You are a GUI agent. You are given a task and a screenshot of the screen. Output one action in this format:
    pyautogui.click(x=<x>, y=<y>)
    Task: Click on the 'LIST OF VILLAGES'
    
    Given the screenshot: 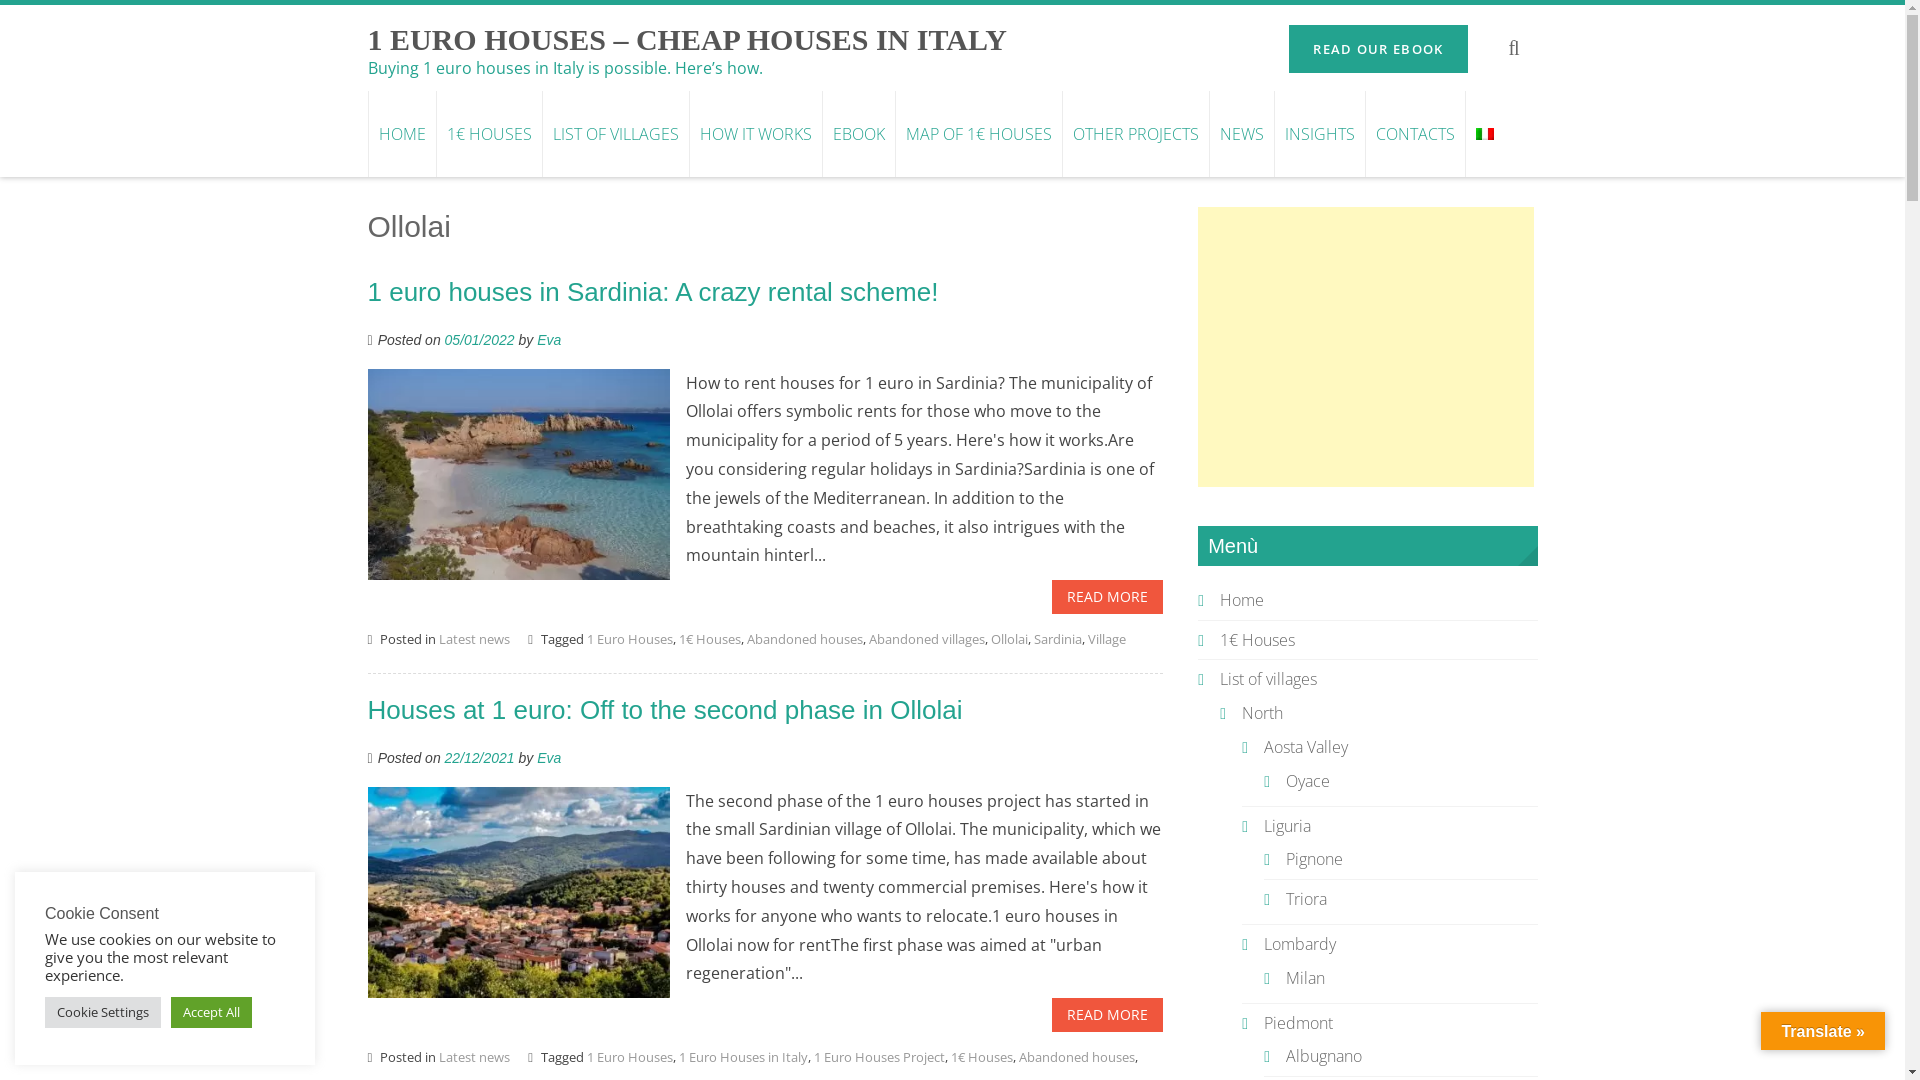 What is the action you would take?
    pyautogui.click(x=614, y=134)
    